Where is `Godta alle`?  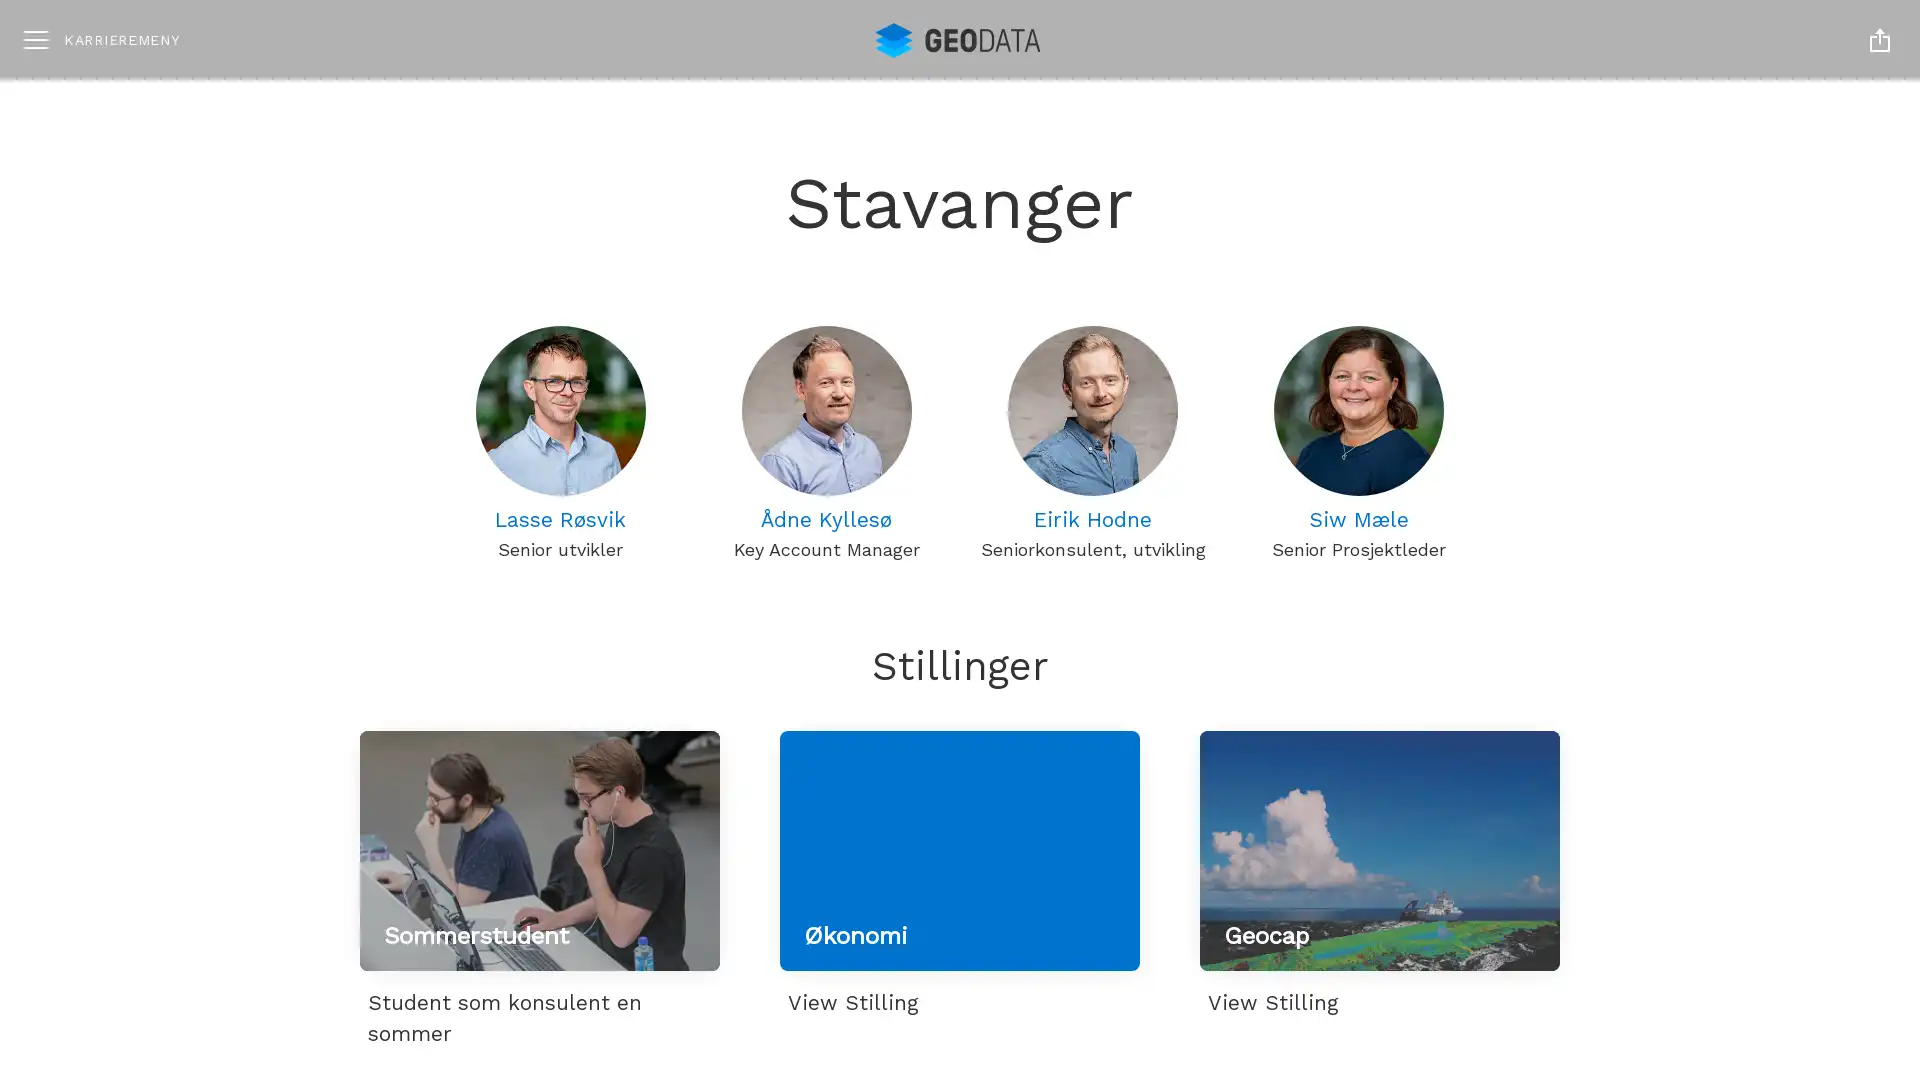
Godta alle is located at coordinates (1691, 851).